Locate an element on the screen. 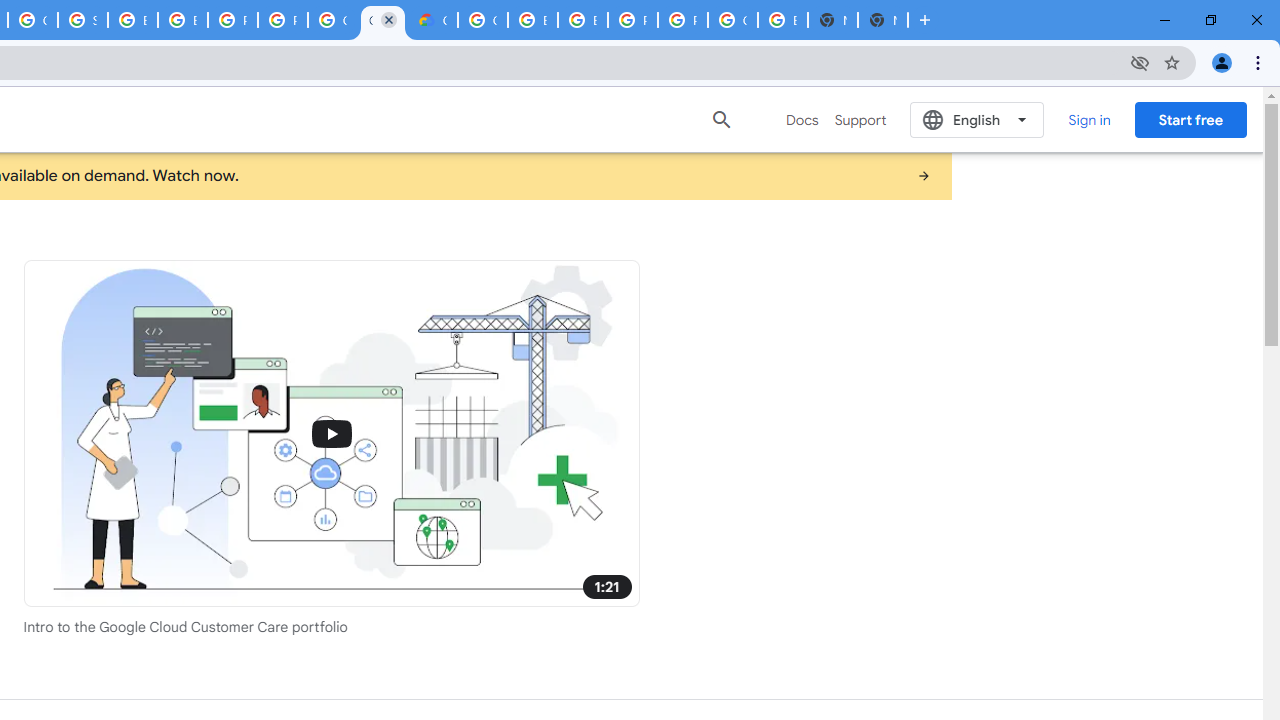  'Customer Care | Google Cloud' is located at coordinates (383, 20).